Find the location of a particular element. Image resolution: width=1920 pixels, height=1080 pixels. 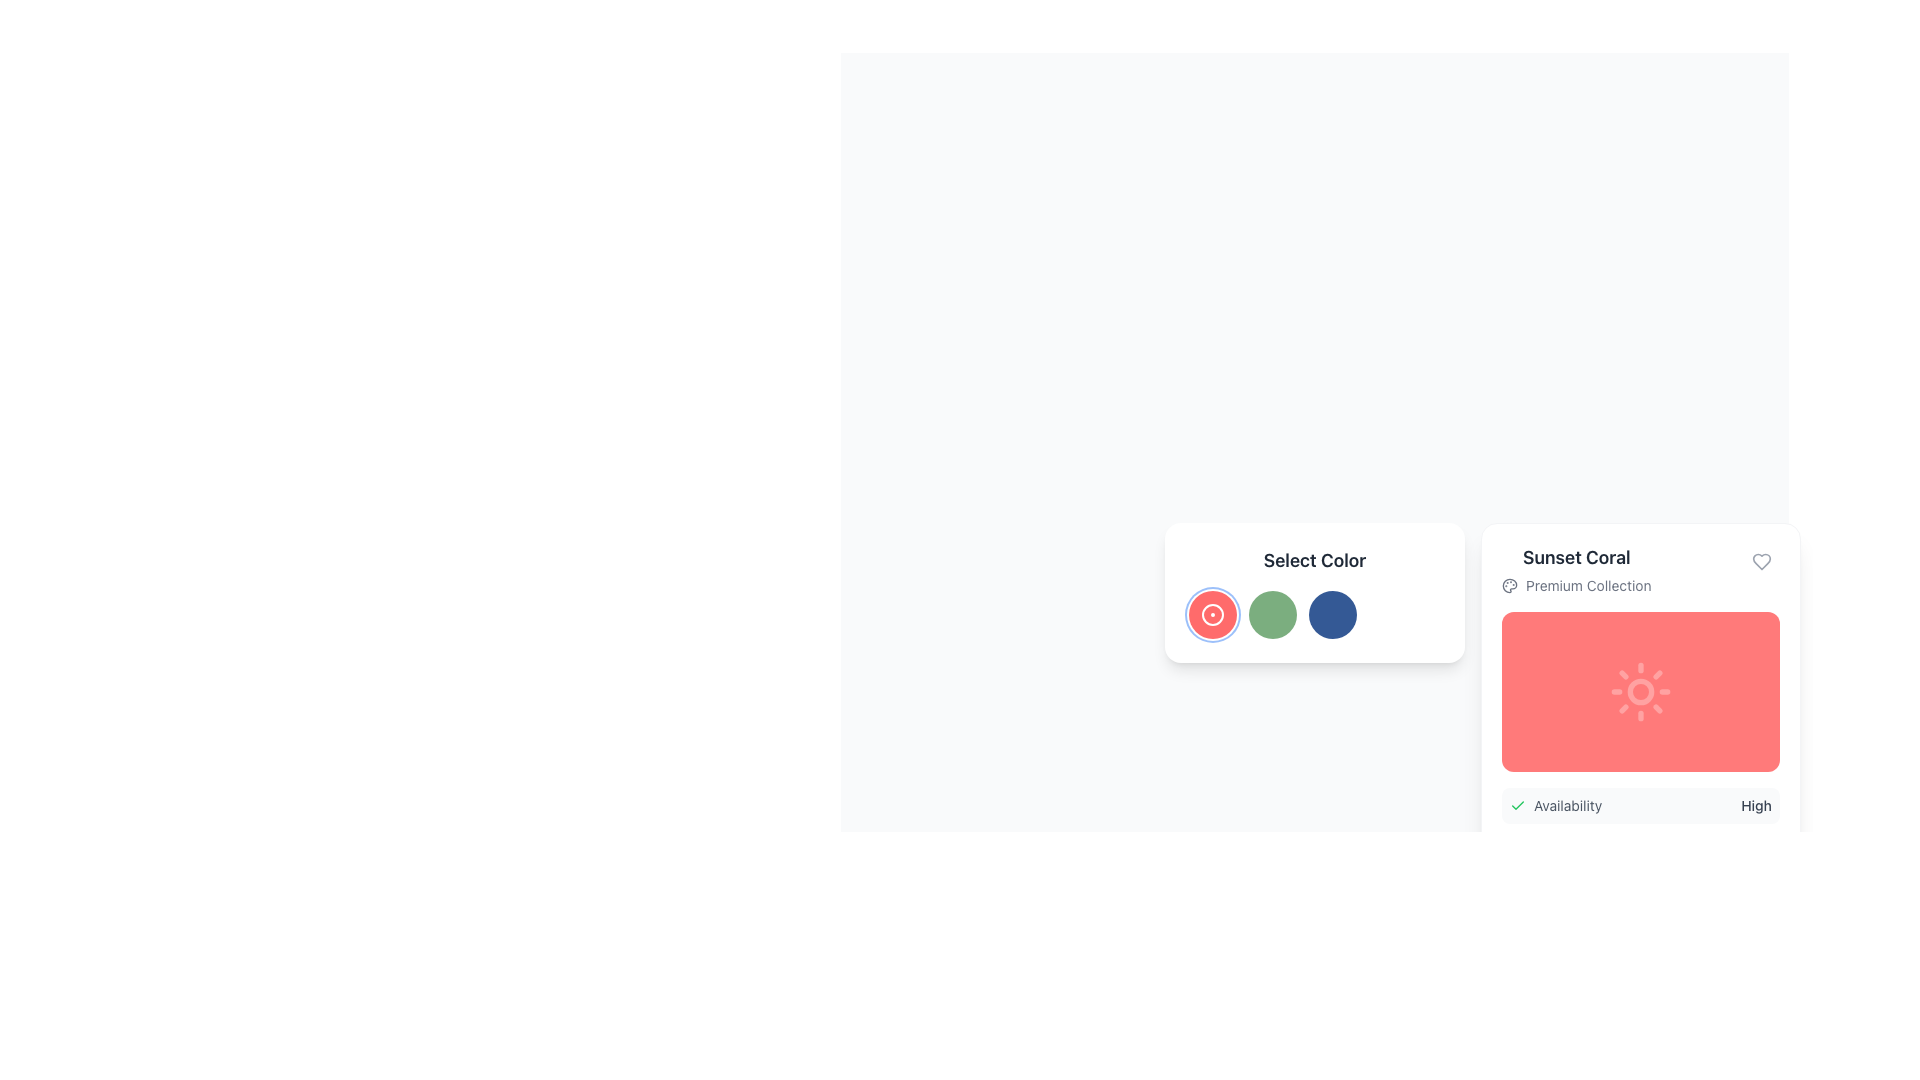

the availability status icon located in the bottom section of the card component, to the left of the 'Availability' text is located at coordinates (1517, 805).